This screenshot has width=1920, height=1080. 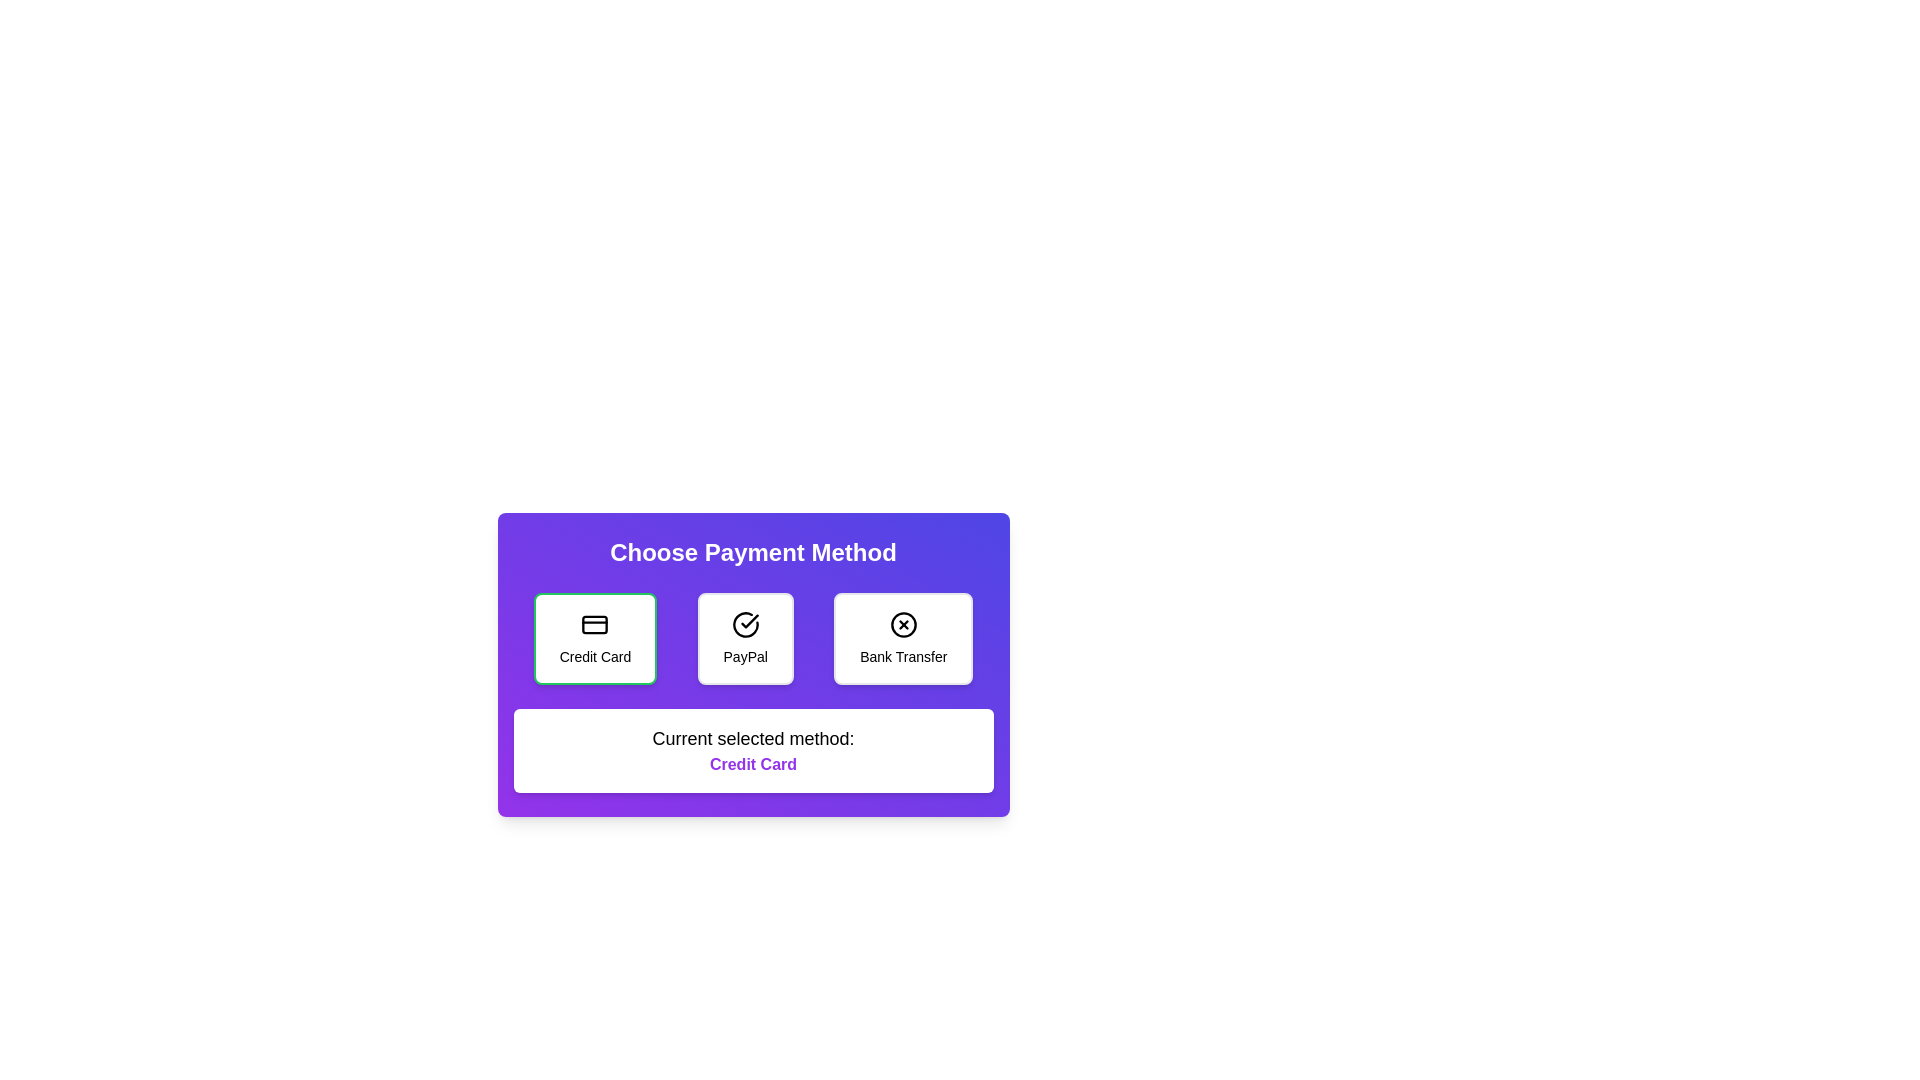 I want to click on the button corresponding to the payment method Bank Transfer, so click(x=901, y=639).